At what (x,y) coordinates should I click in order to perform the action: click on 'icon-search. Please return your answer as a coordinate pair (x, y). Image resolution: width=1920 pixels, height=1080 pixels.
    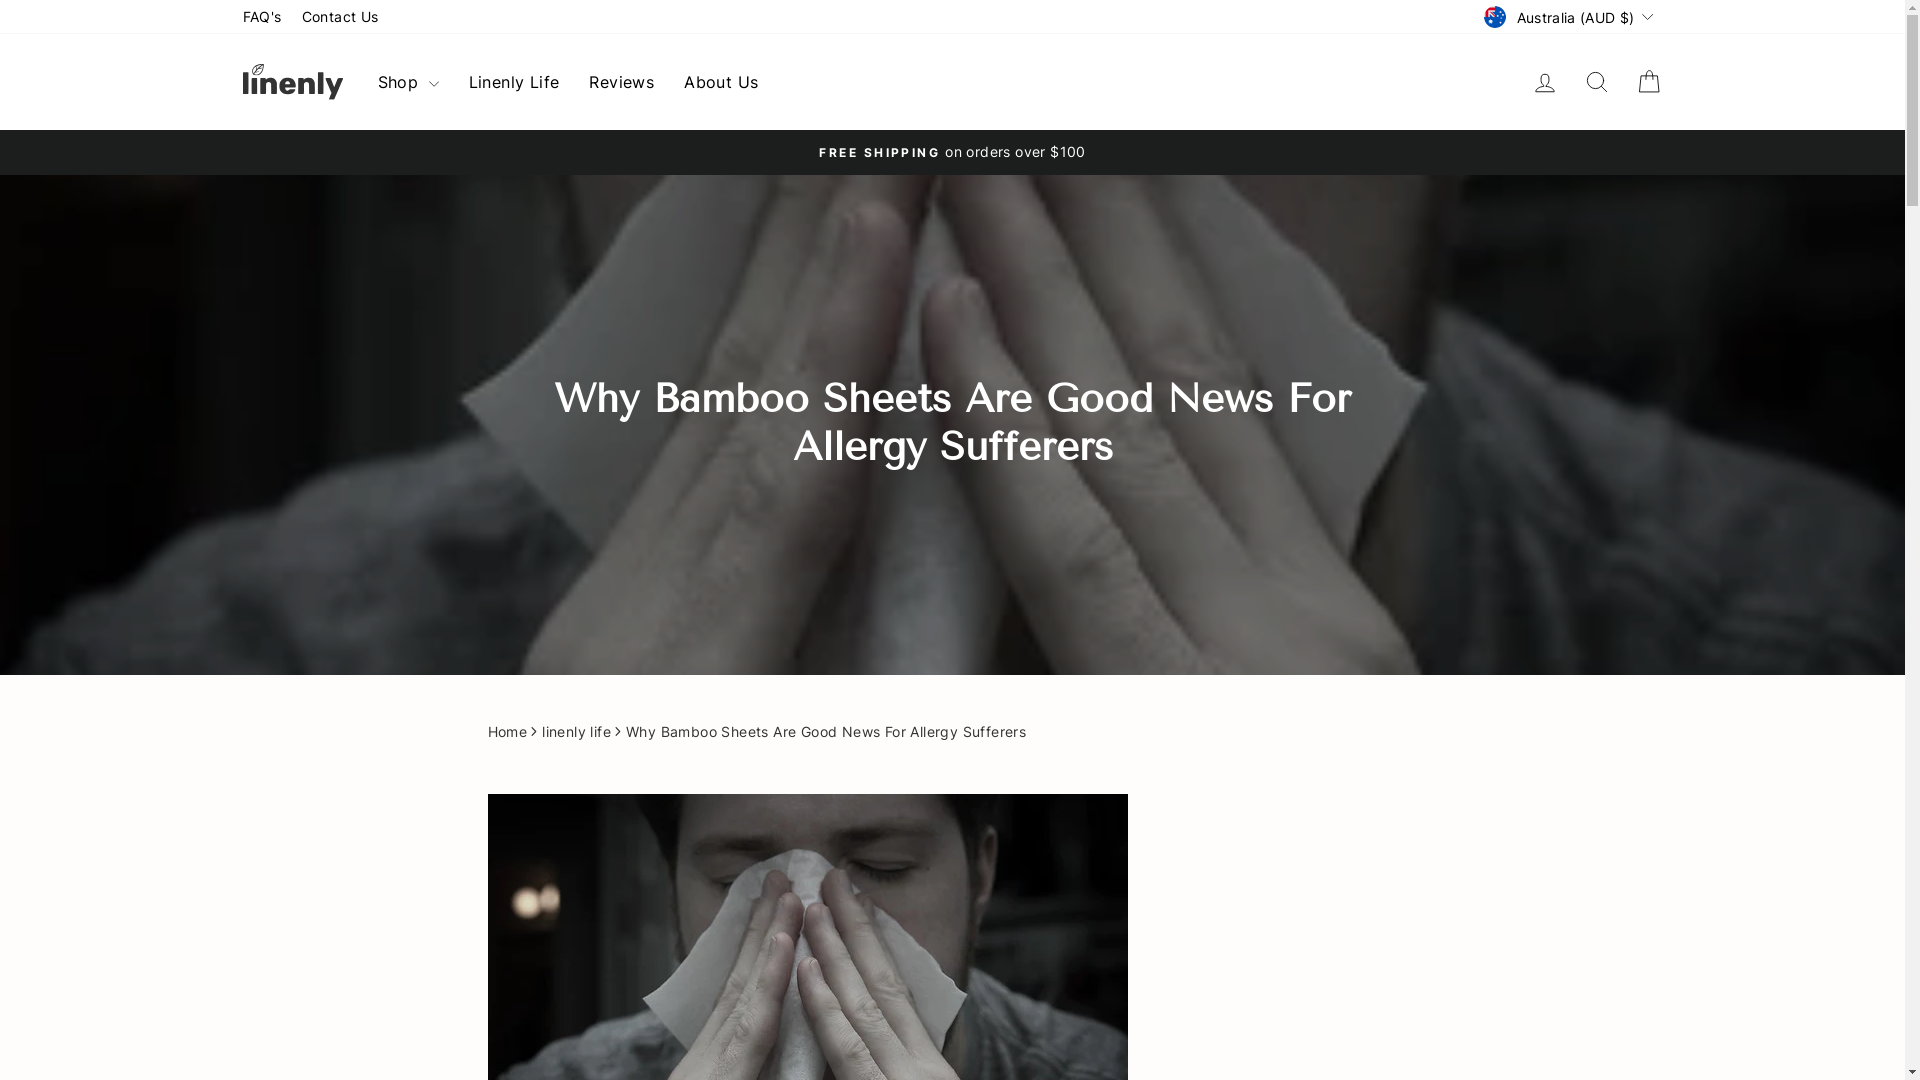
    Looking at the image, I should click on (1595, 81).